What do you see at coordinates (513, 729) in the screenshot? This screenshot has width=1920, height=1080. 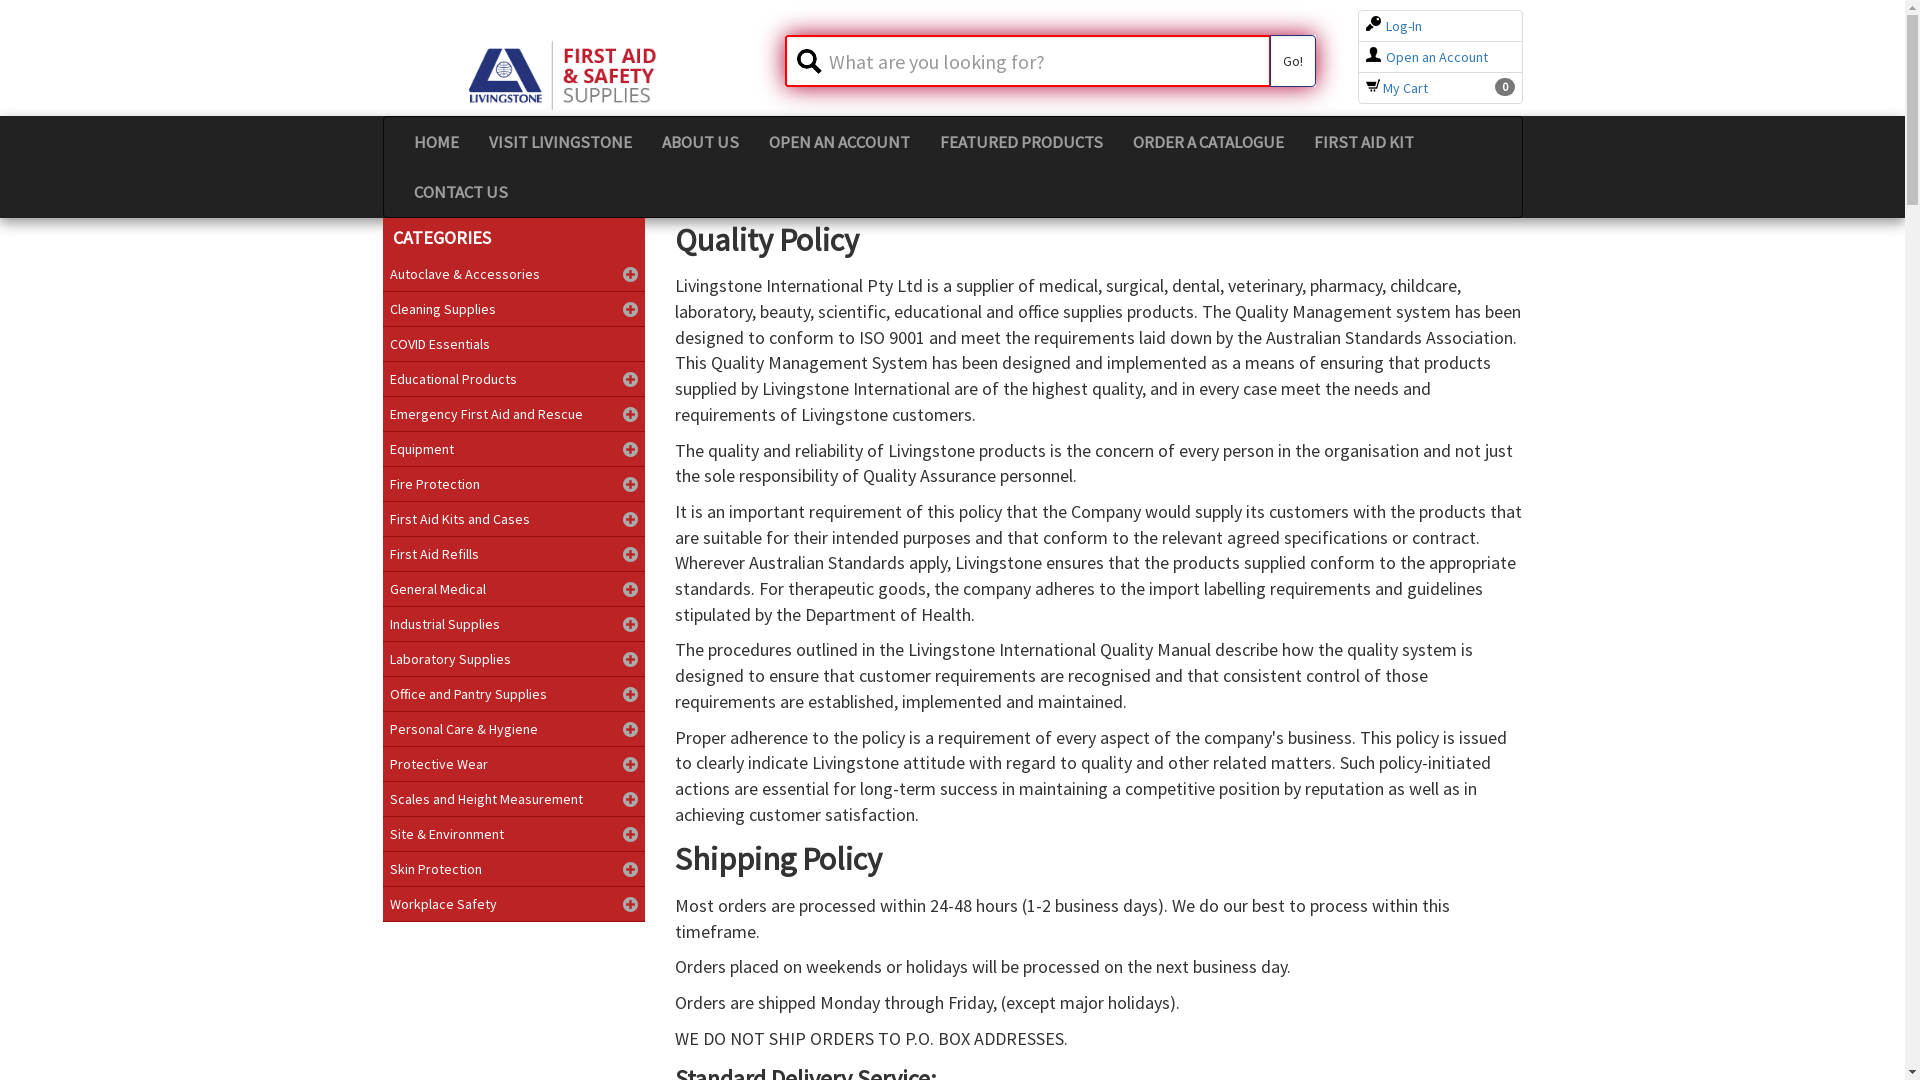 I see `'Personal Care & Hygiene'` at bounding box center [513, 729].